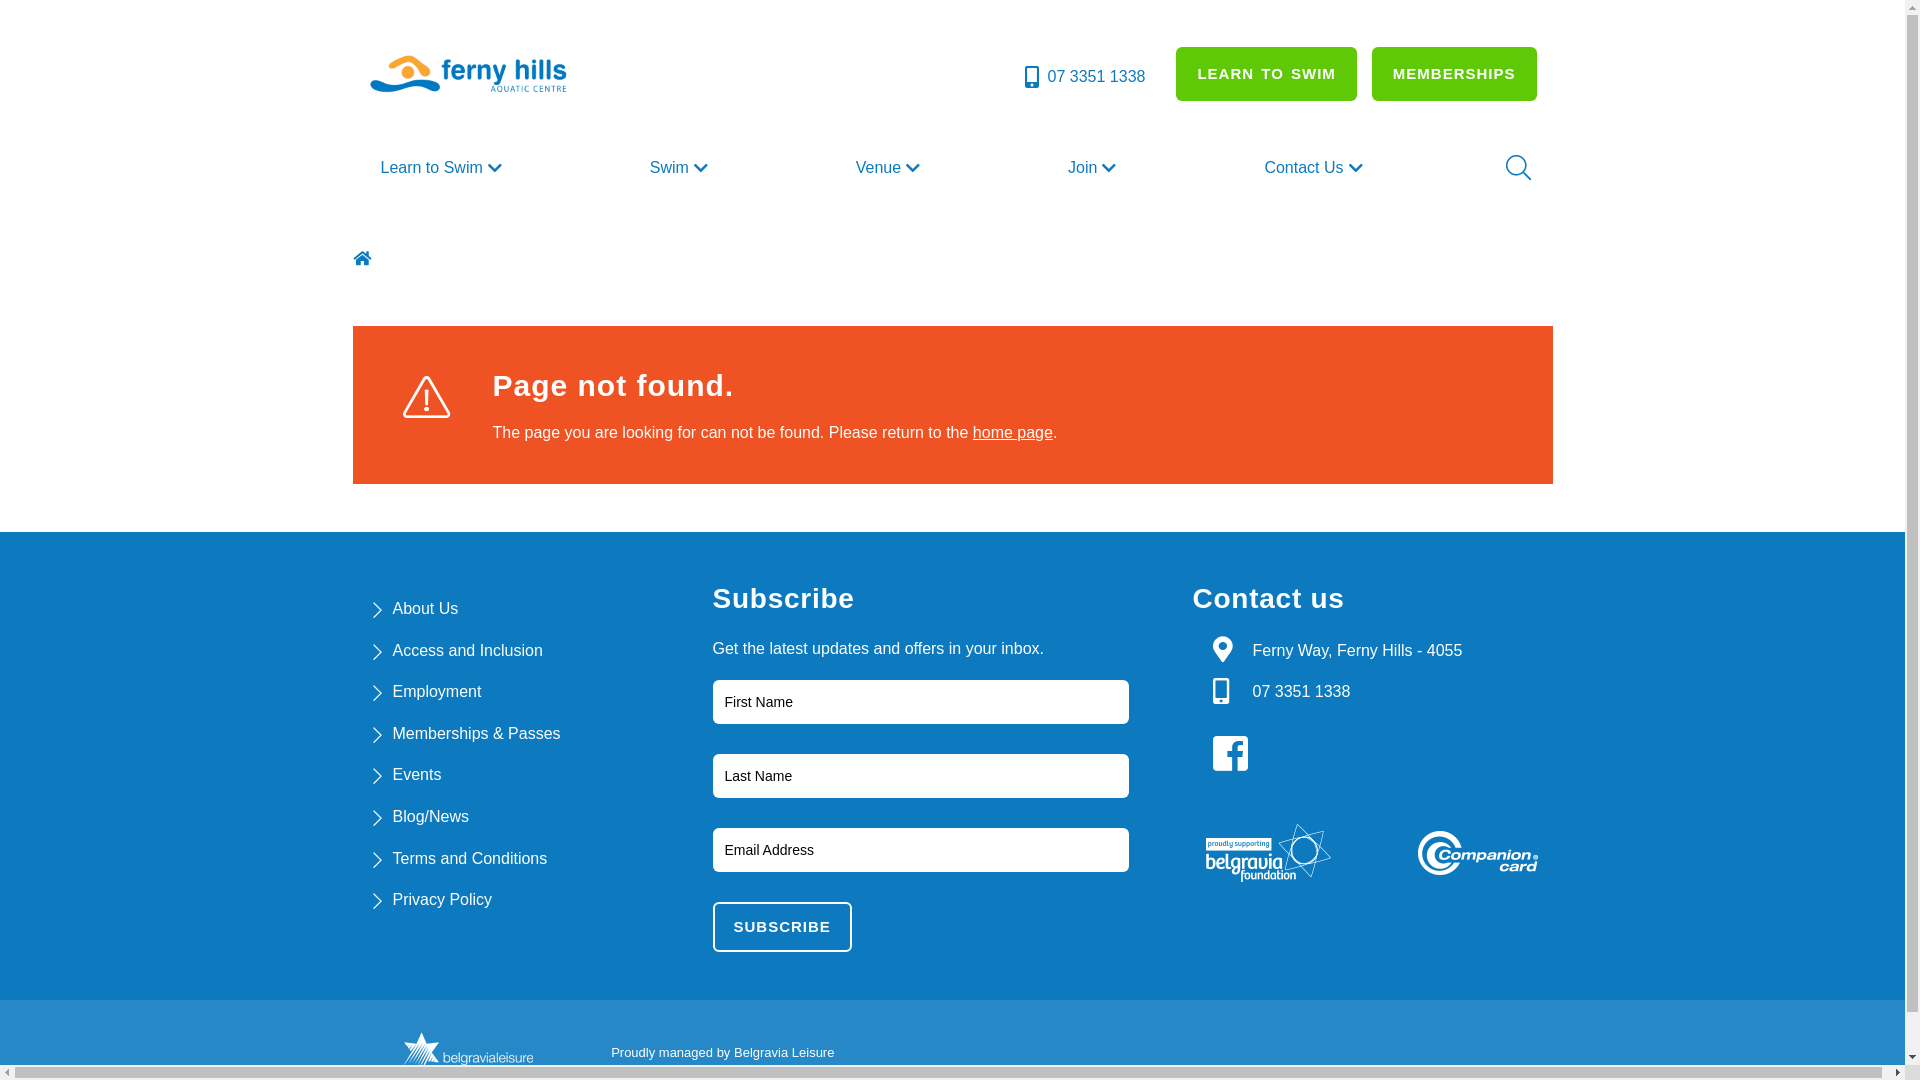 The width and height of the screenshot is (1920, 1080). What do you see at coordinates (364, 257) in the screenshot?
I see `' '` at bounding box center [364, 257].